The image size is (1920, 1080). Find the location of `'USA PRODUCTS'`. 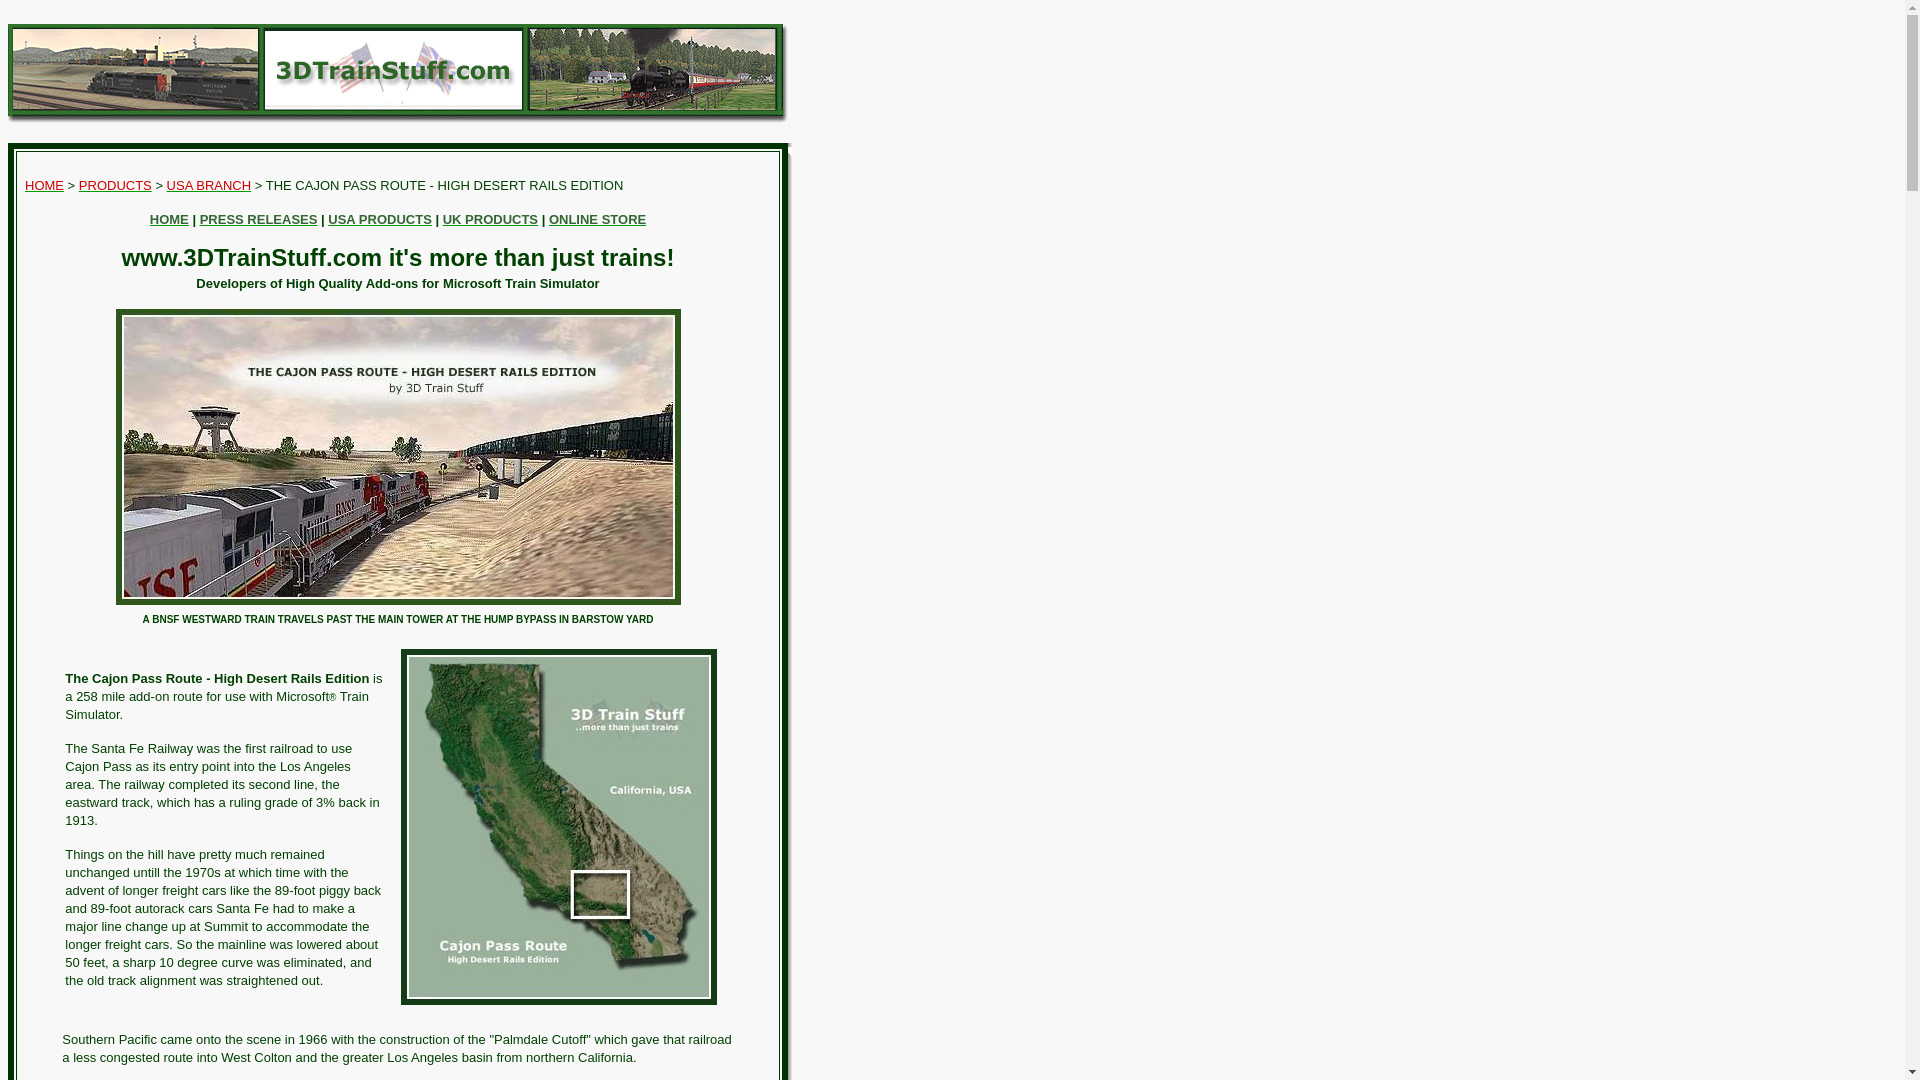

'USA PRODUCTS' is located at coordinates (379, 219).